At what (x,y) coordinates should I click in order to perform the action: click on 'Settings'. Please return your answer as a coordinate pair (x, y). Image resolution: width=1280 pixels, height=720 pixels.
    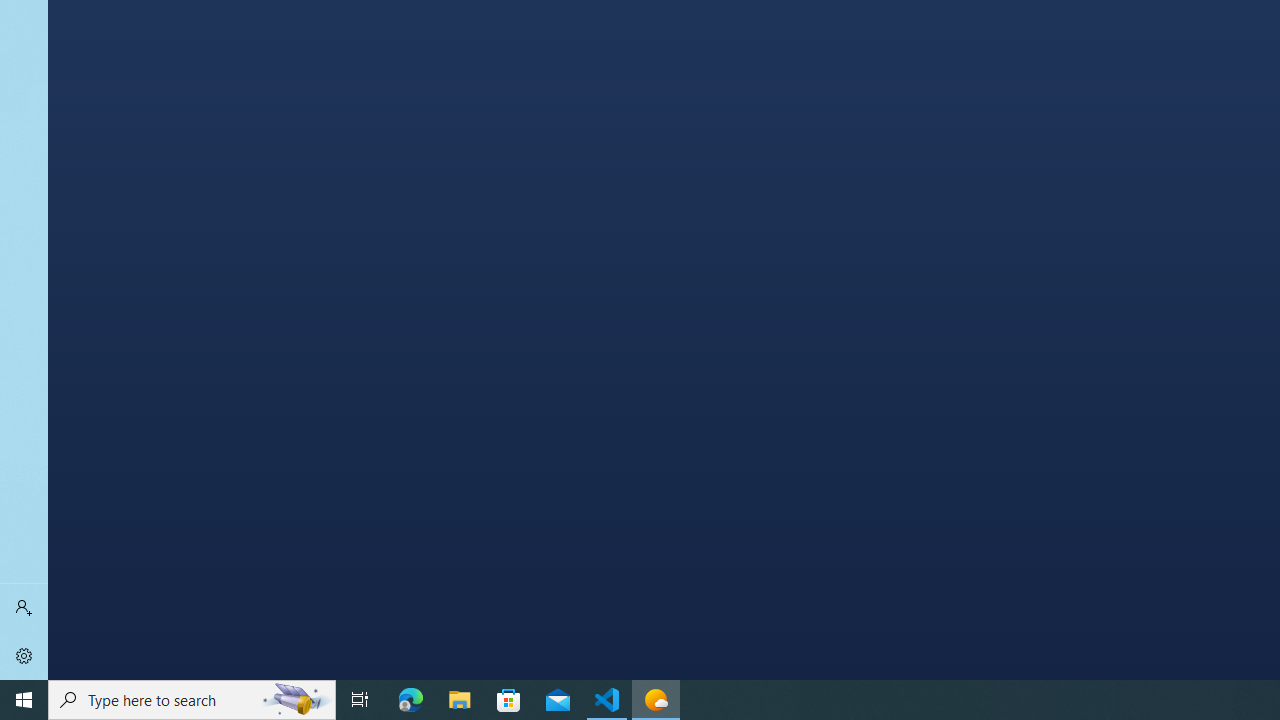
    Looking at the image, I should click on (24, 655).